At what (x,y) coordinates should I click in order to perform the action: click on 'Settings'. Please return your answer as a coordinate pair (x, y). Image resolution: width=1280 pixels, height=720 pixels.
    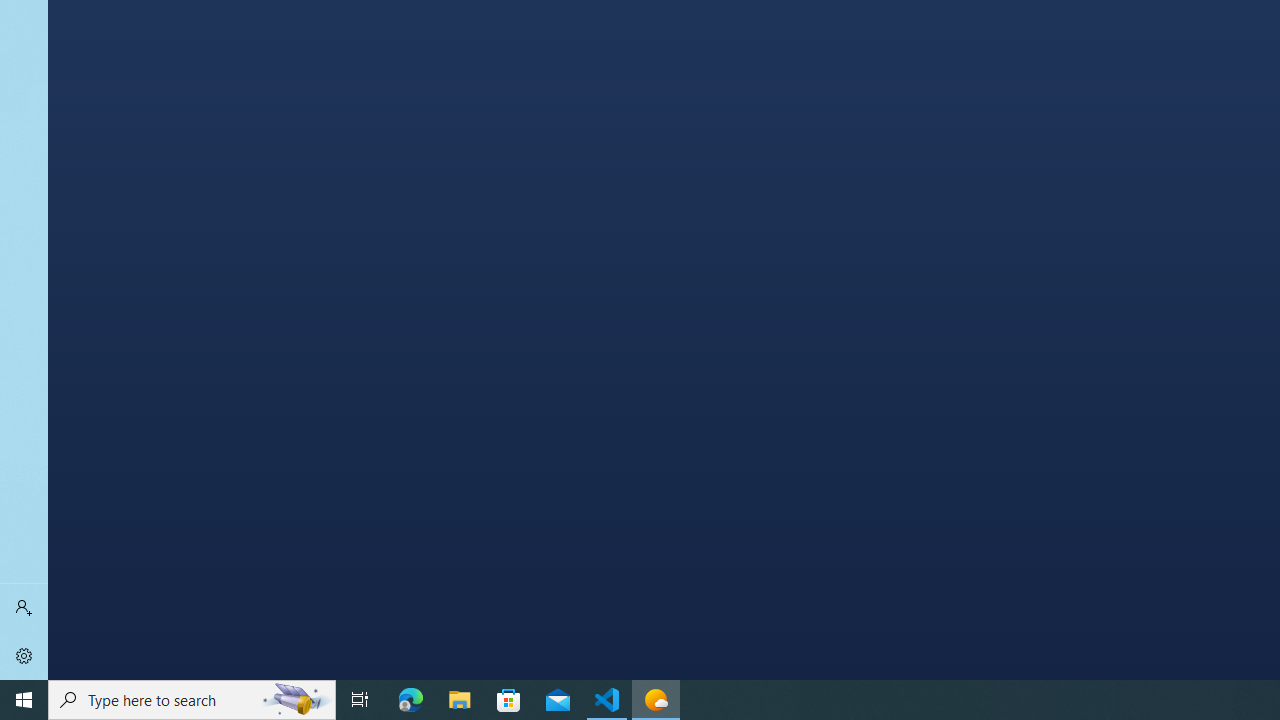
    Looking at the image, I should click on (24, 655).